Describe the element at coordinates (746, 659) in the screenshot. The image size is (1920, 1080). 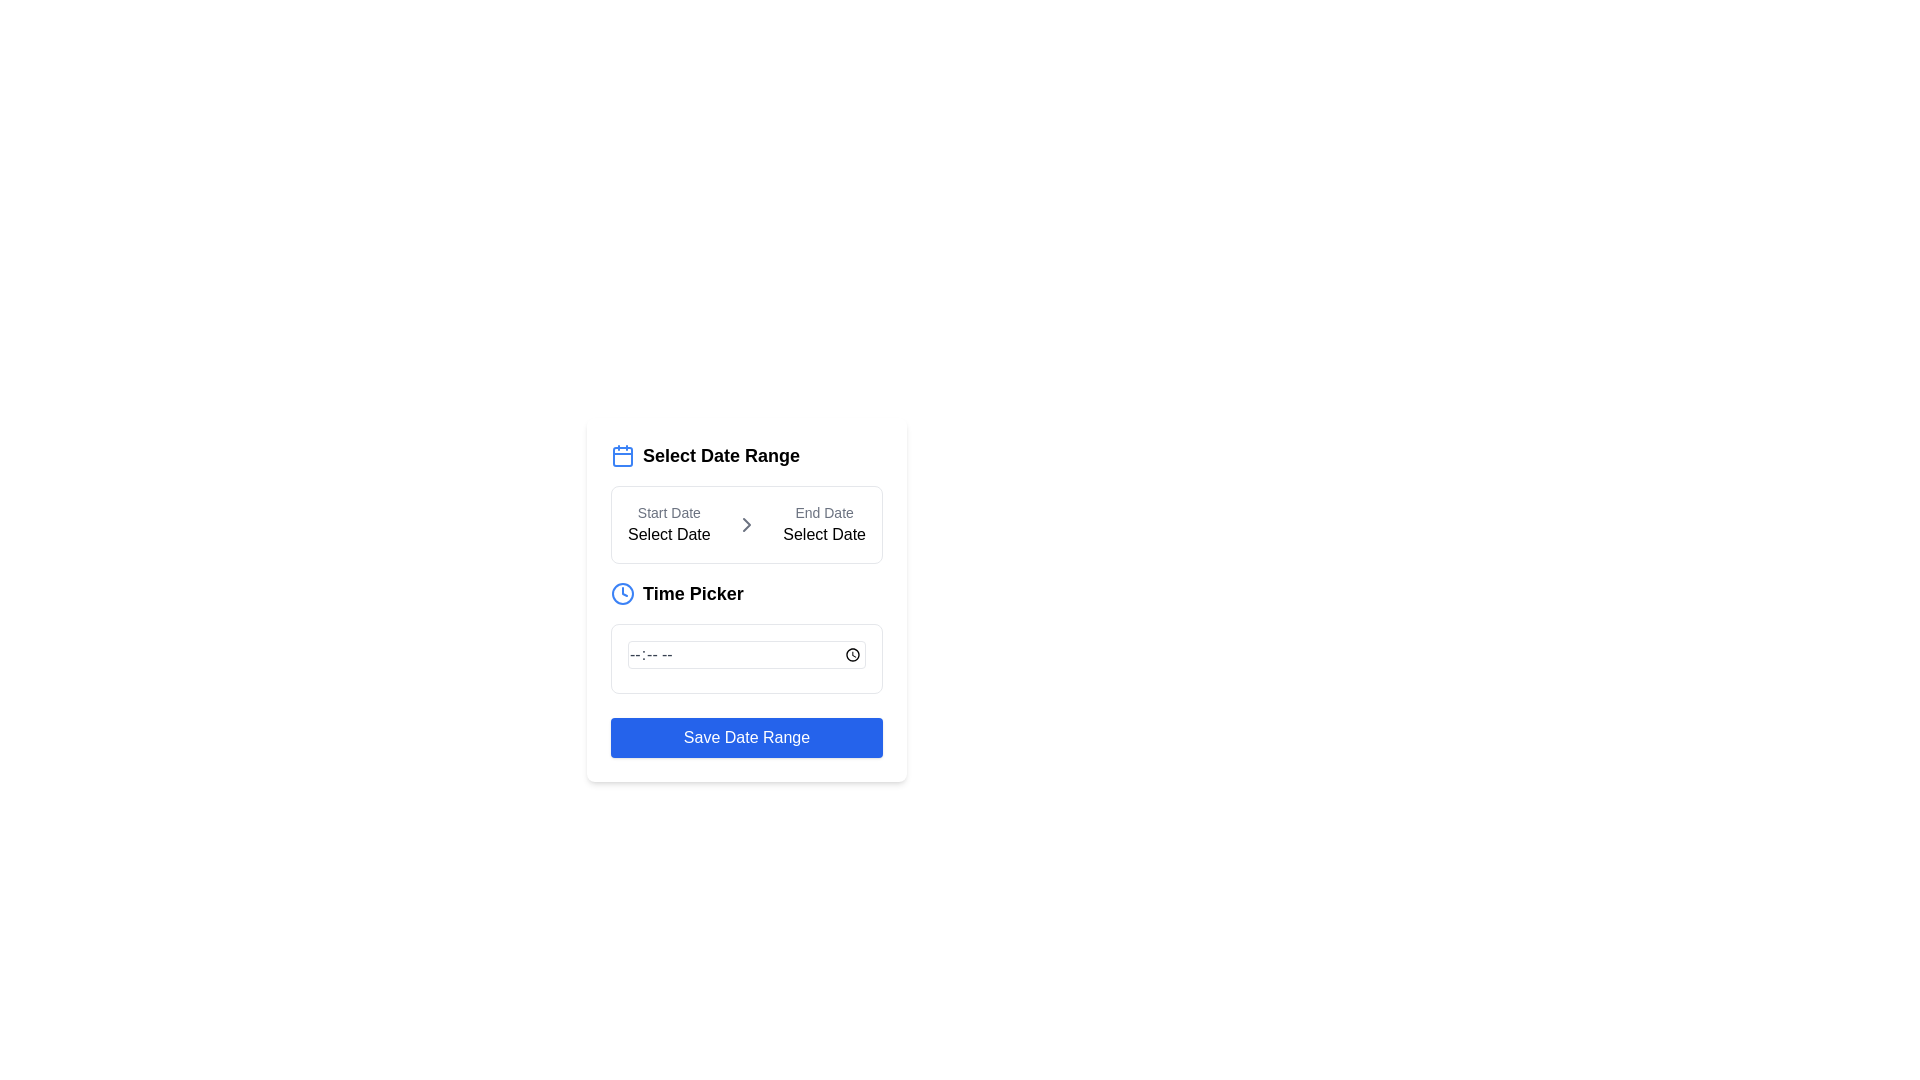
I see `the time input field within the 'Time Picker' section to type a time` at that location.